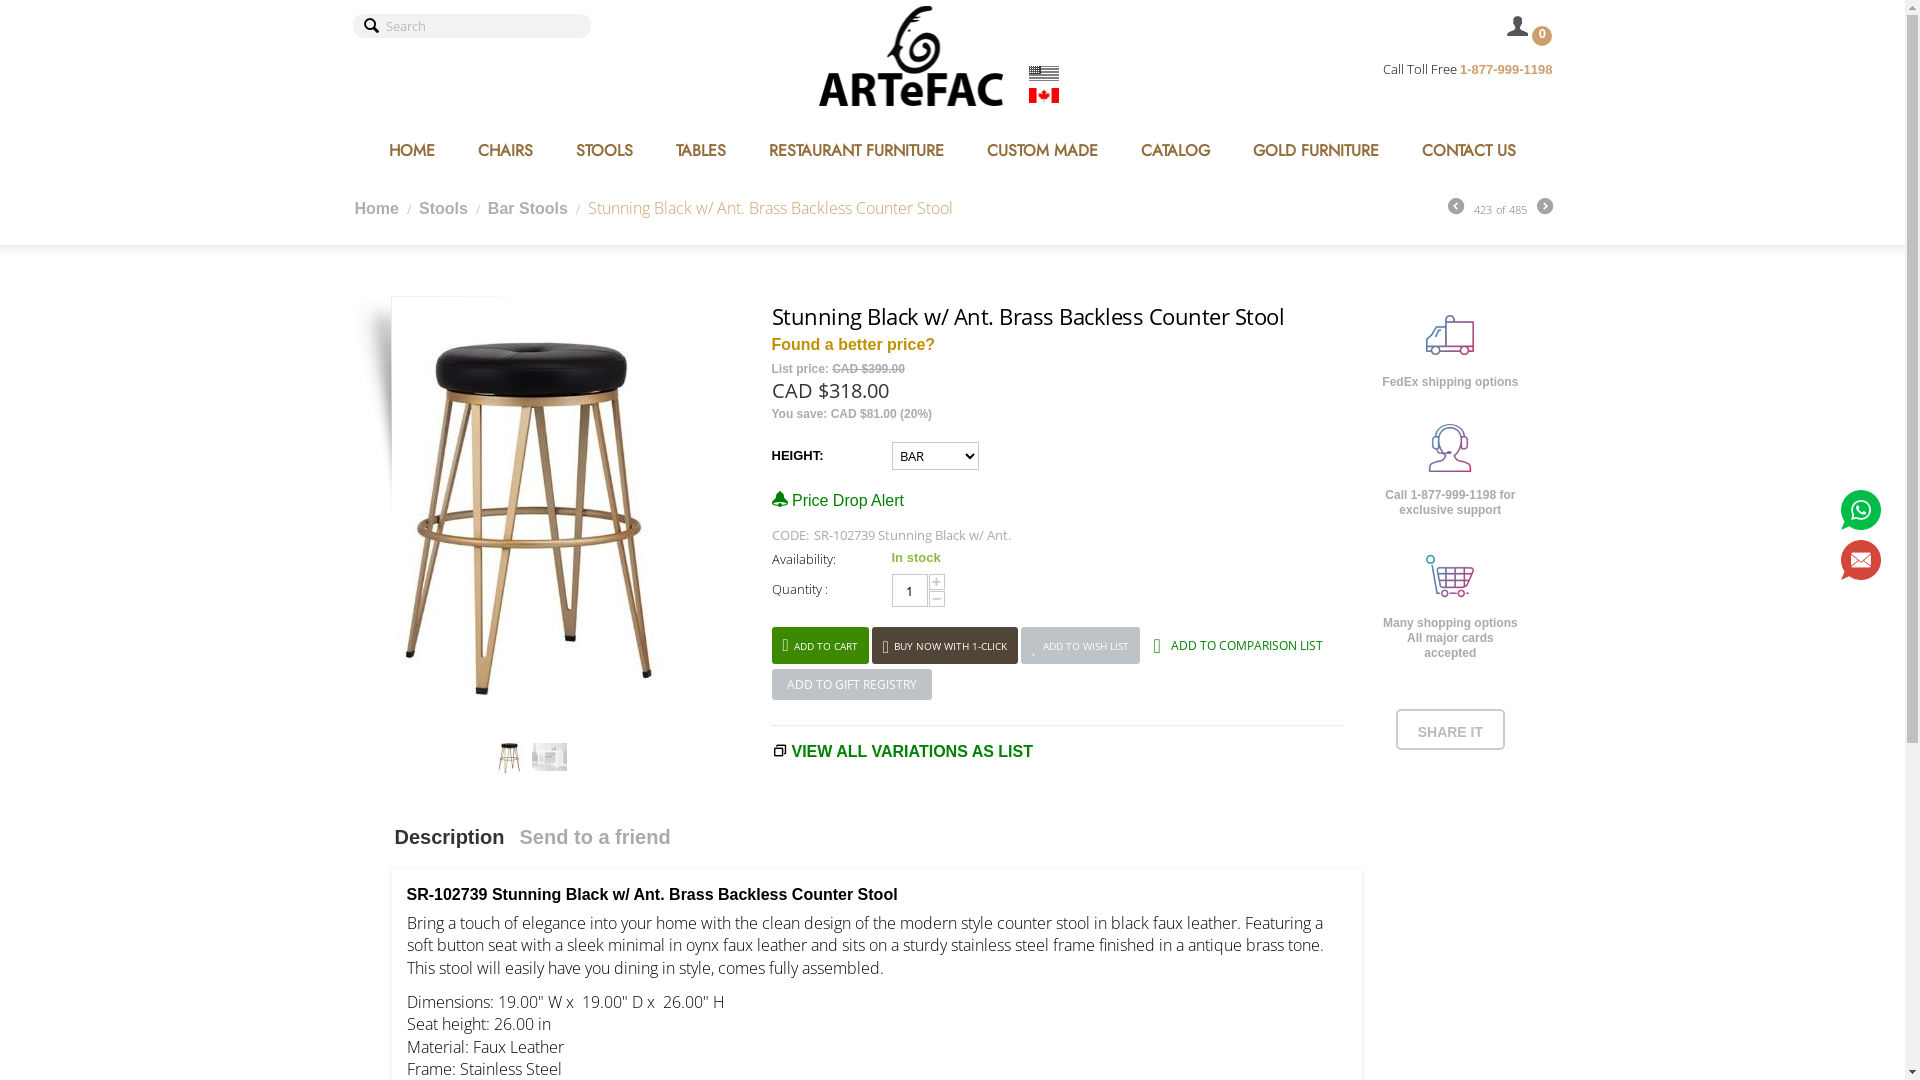  I want to click on 'CUSTOM MADE', so click(1041, 149).